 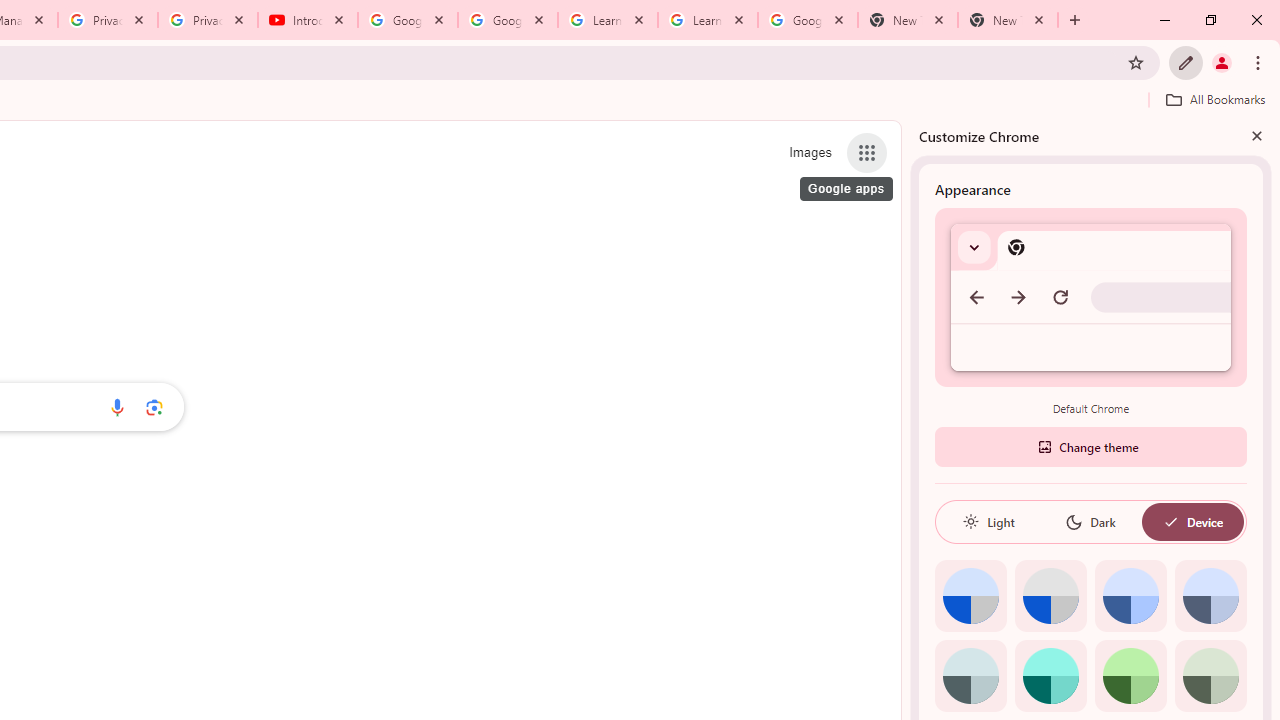 I want to click on 'Viridian', so click(x=1209, y=675).